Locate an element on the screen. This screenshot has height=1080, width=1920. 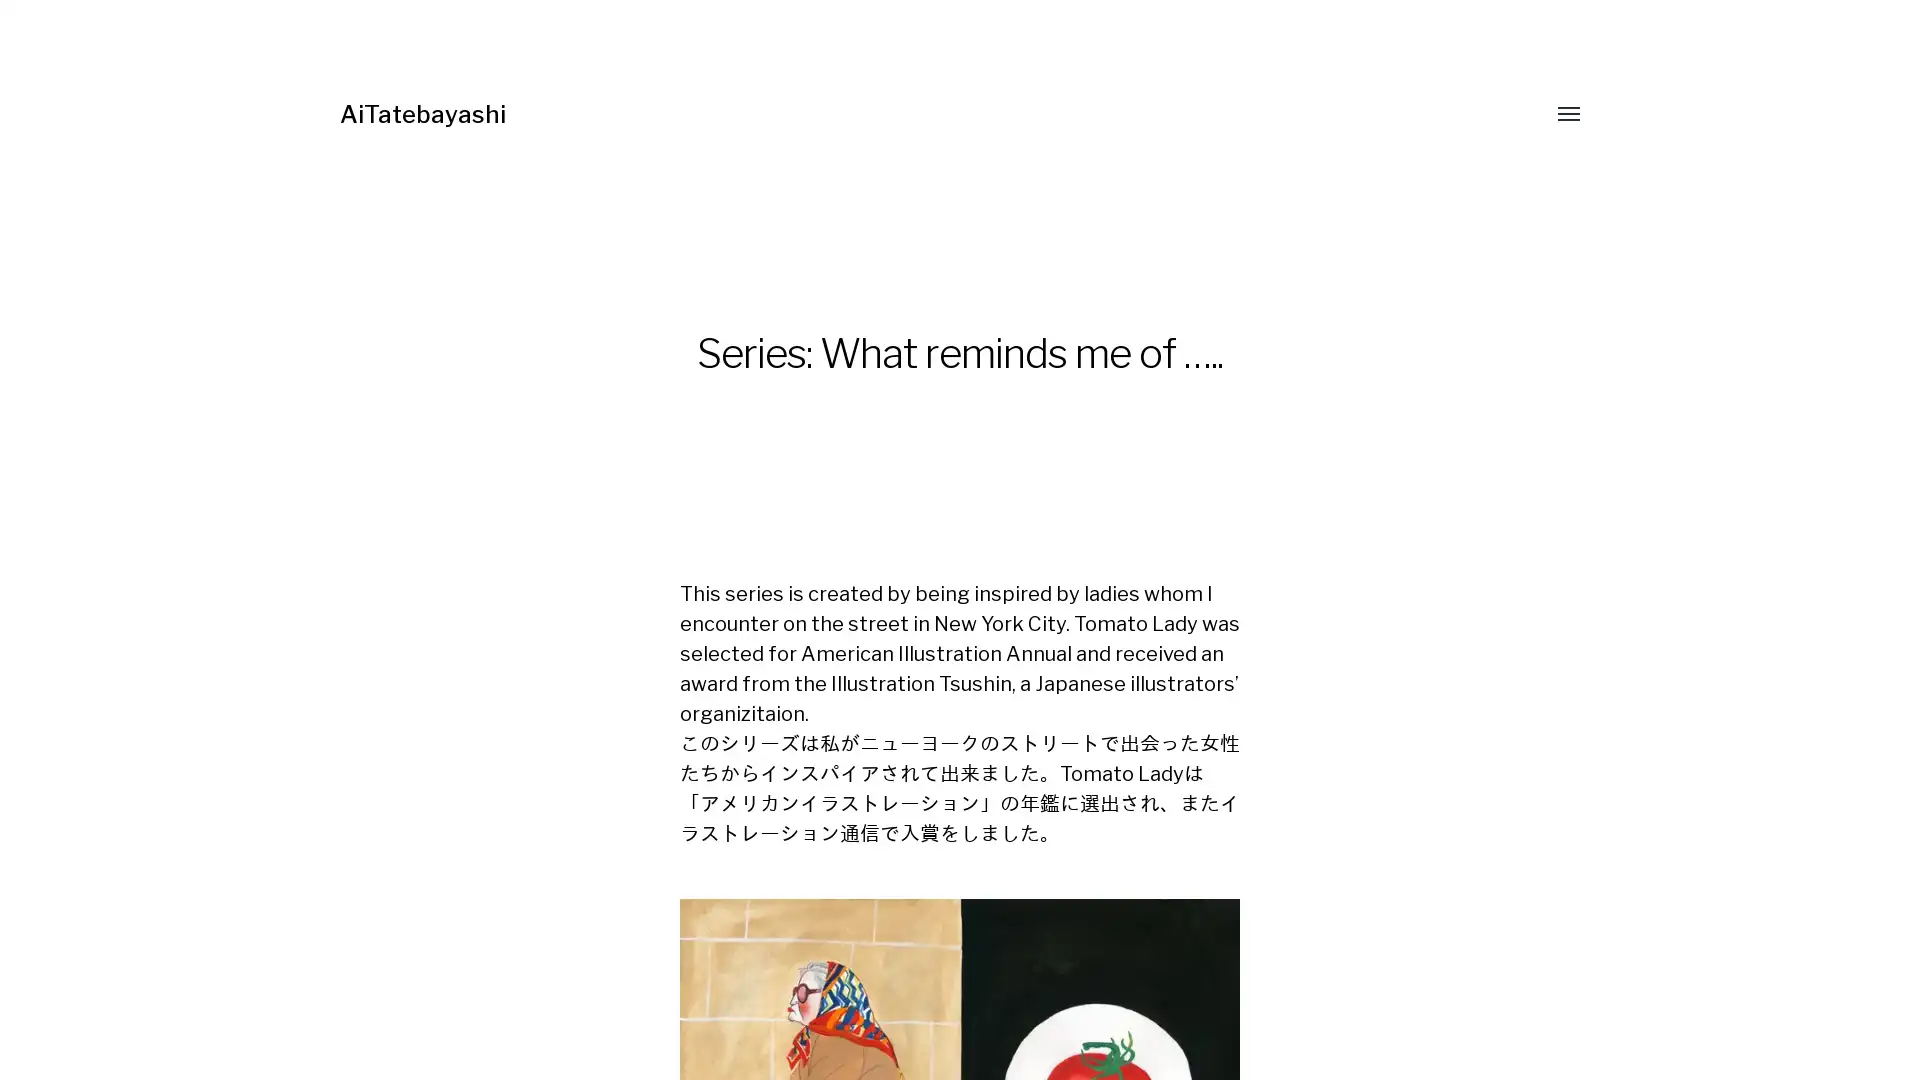
Toggle menu is located at coordinates (1554, 114).